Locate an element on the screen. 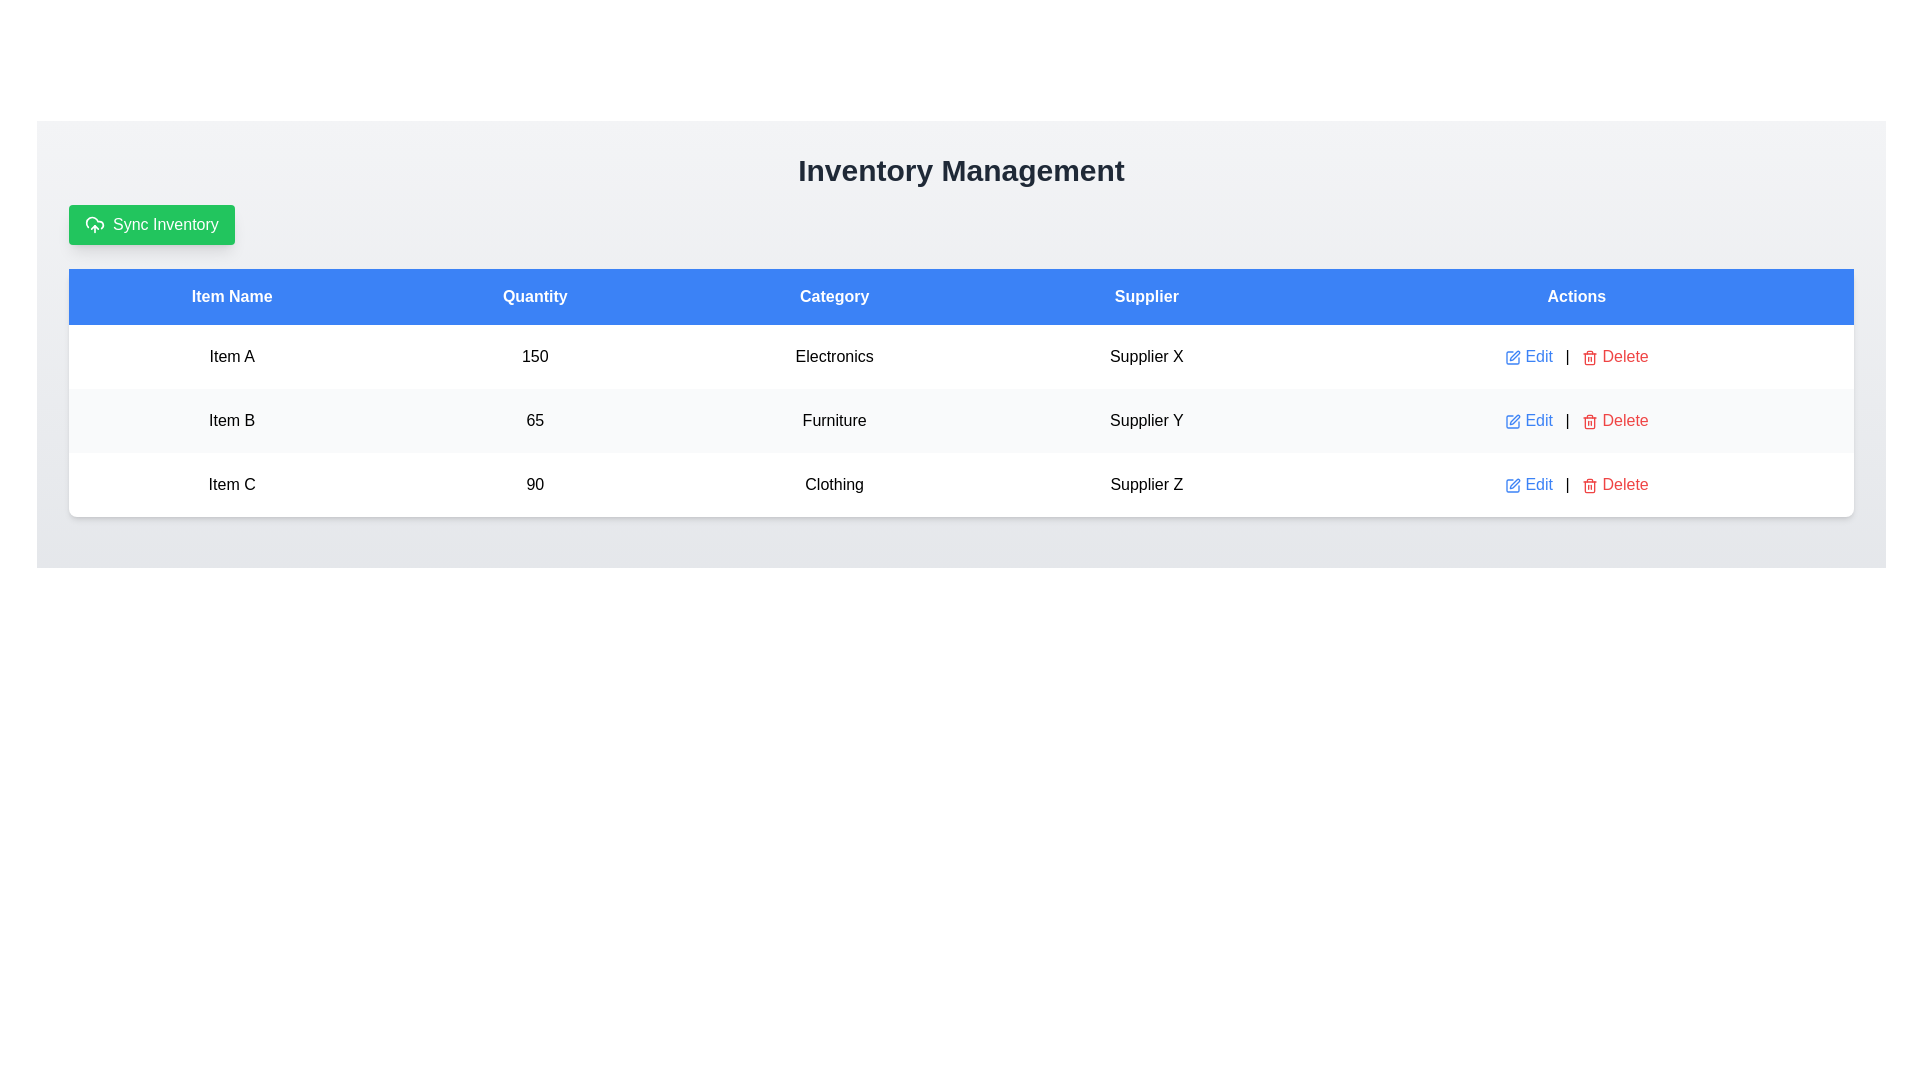 Image resolution: width=1920 pixels, height=1080 pixels. the non-interactive label displaying the name of the inventory item, located in the third row of the table under the 'Item Name' column, positioned to the left of '90' and above 'Clothing' is located at coordinates (232, 485).